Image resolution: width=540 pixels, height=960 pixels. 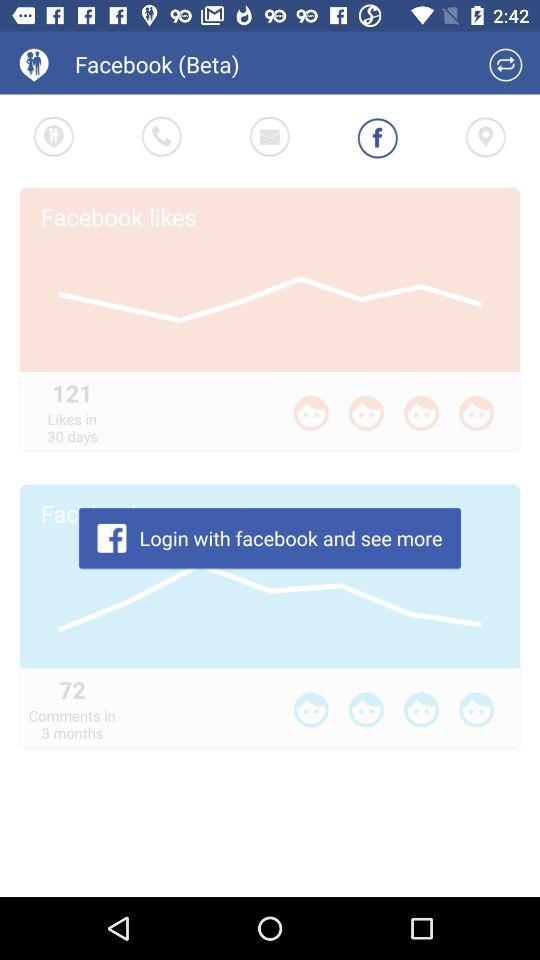 What do you see at coordinates (504, 65) in the screenshot?
I see `refresh` at bounding box center [504, 65].